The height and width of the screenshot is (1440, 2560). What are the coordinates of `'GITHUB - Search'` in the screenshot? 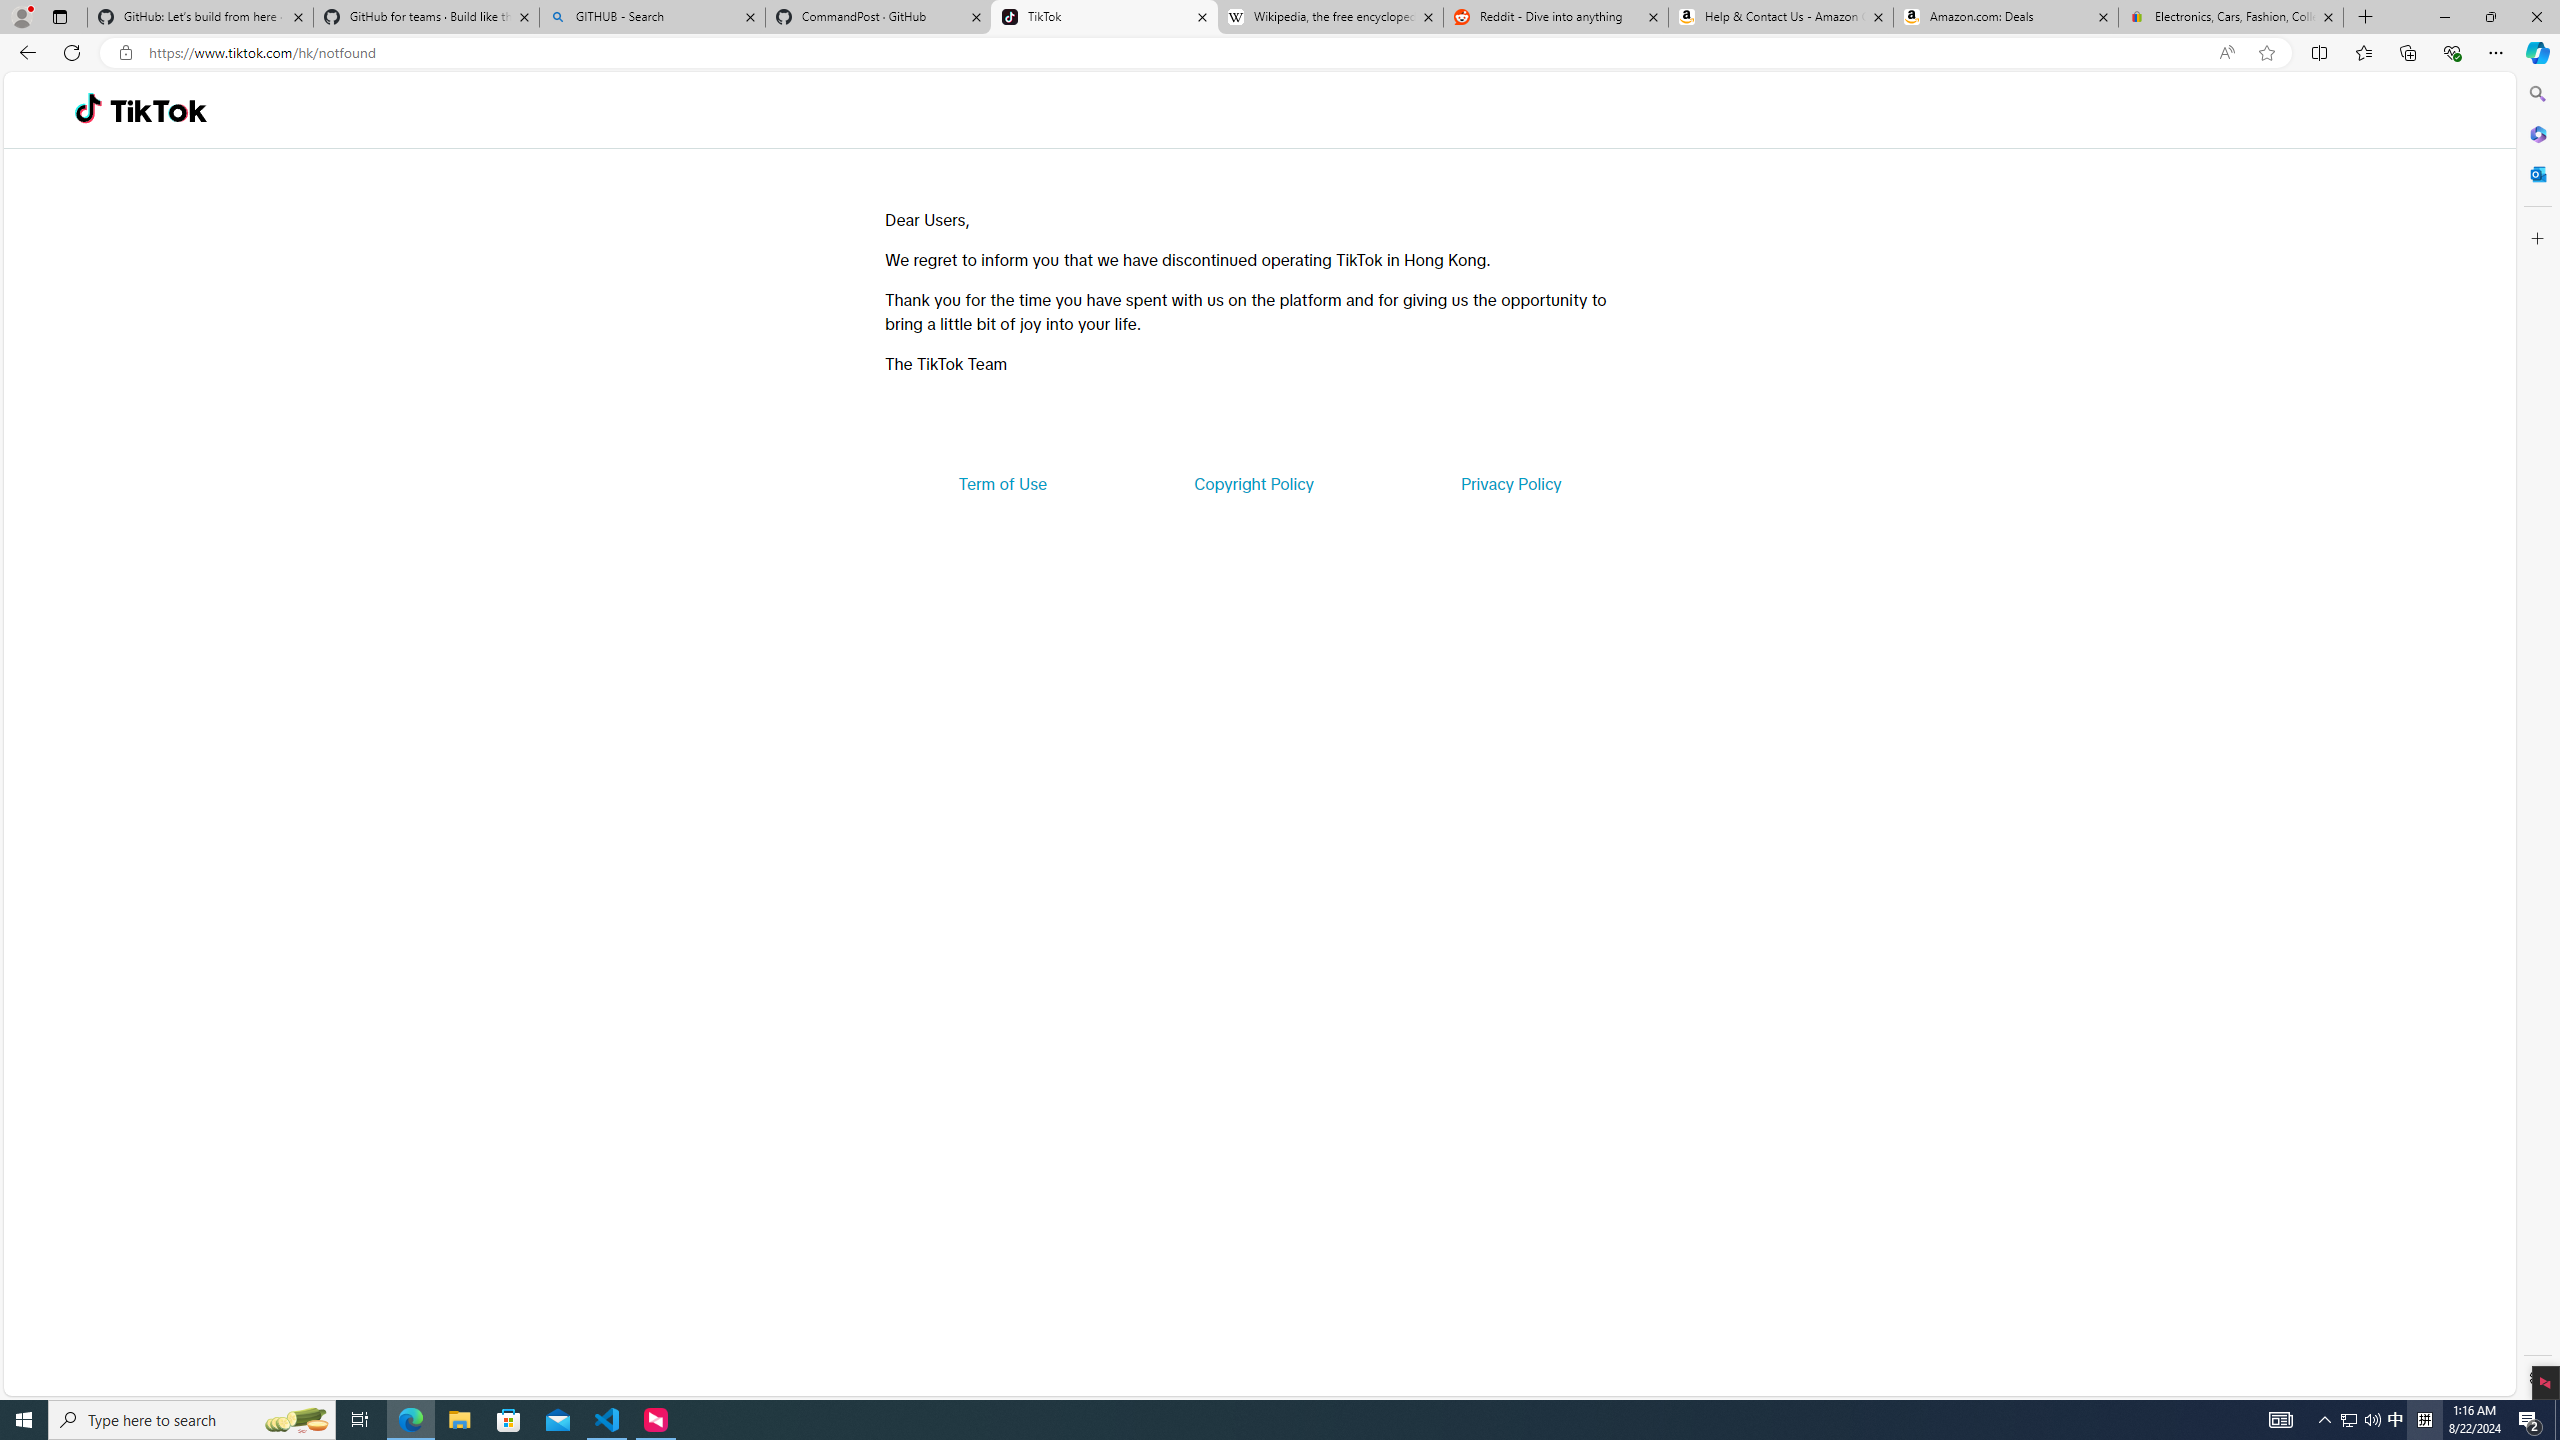 It's located at (651, 16).